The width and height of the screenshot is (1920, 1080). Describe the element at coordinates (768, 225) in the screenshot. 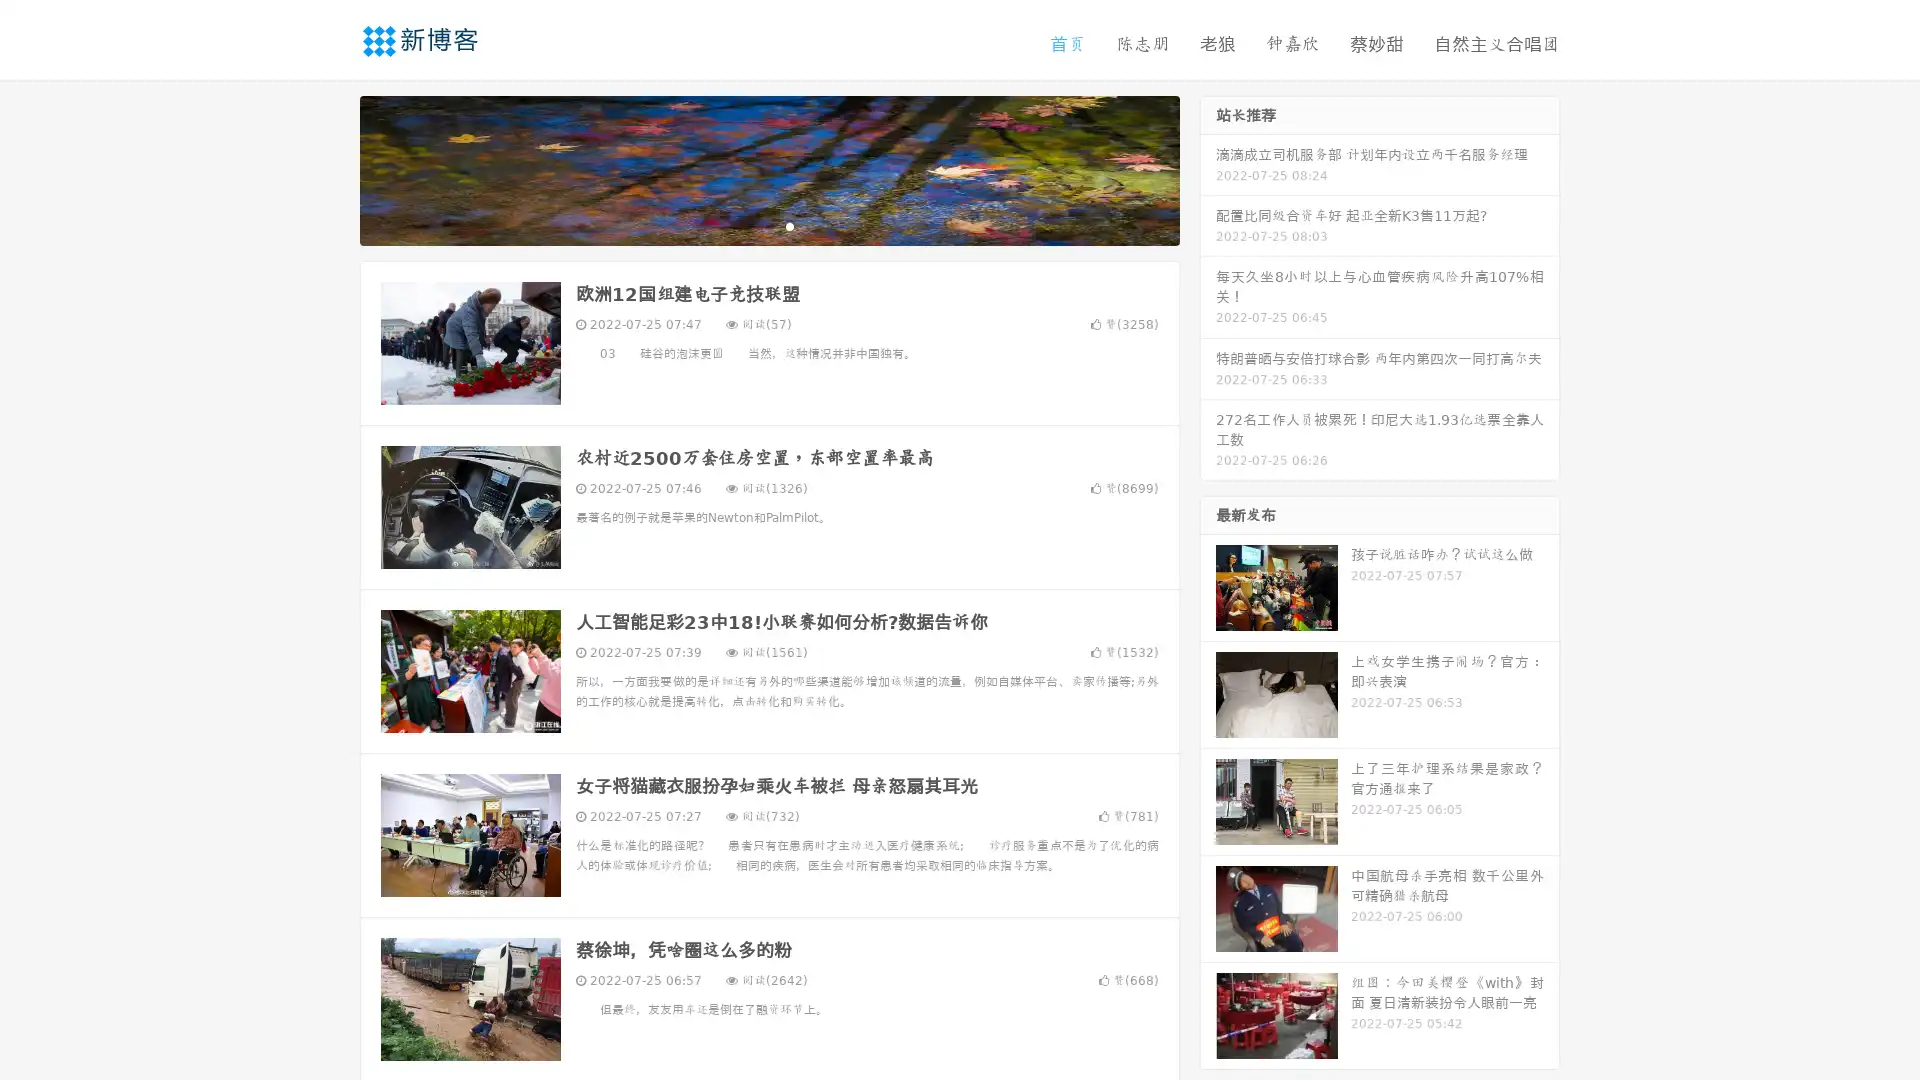

I see `Go to slide 2` at that location.